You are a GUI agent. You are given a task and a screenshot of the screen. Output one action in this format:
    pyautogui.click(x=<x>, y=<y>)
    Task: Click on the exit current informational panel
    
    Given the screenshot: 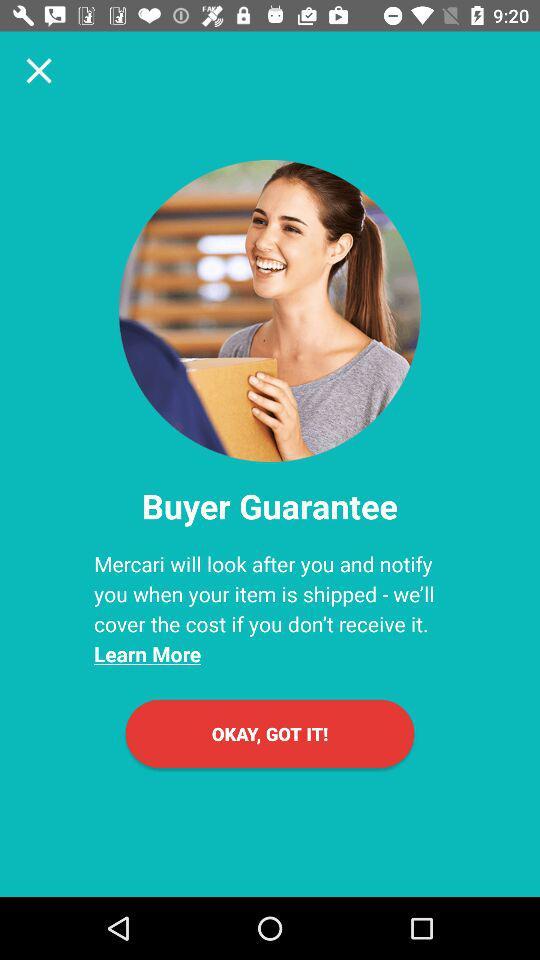 What is the action you would take?
    pyautogui.click(x=39, y=70)
    